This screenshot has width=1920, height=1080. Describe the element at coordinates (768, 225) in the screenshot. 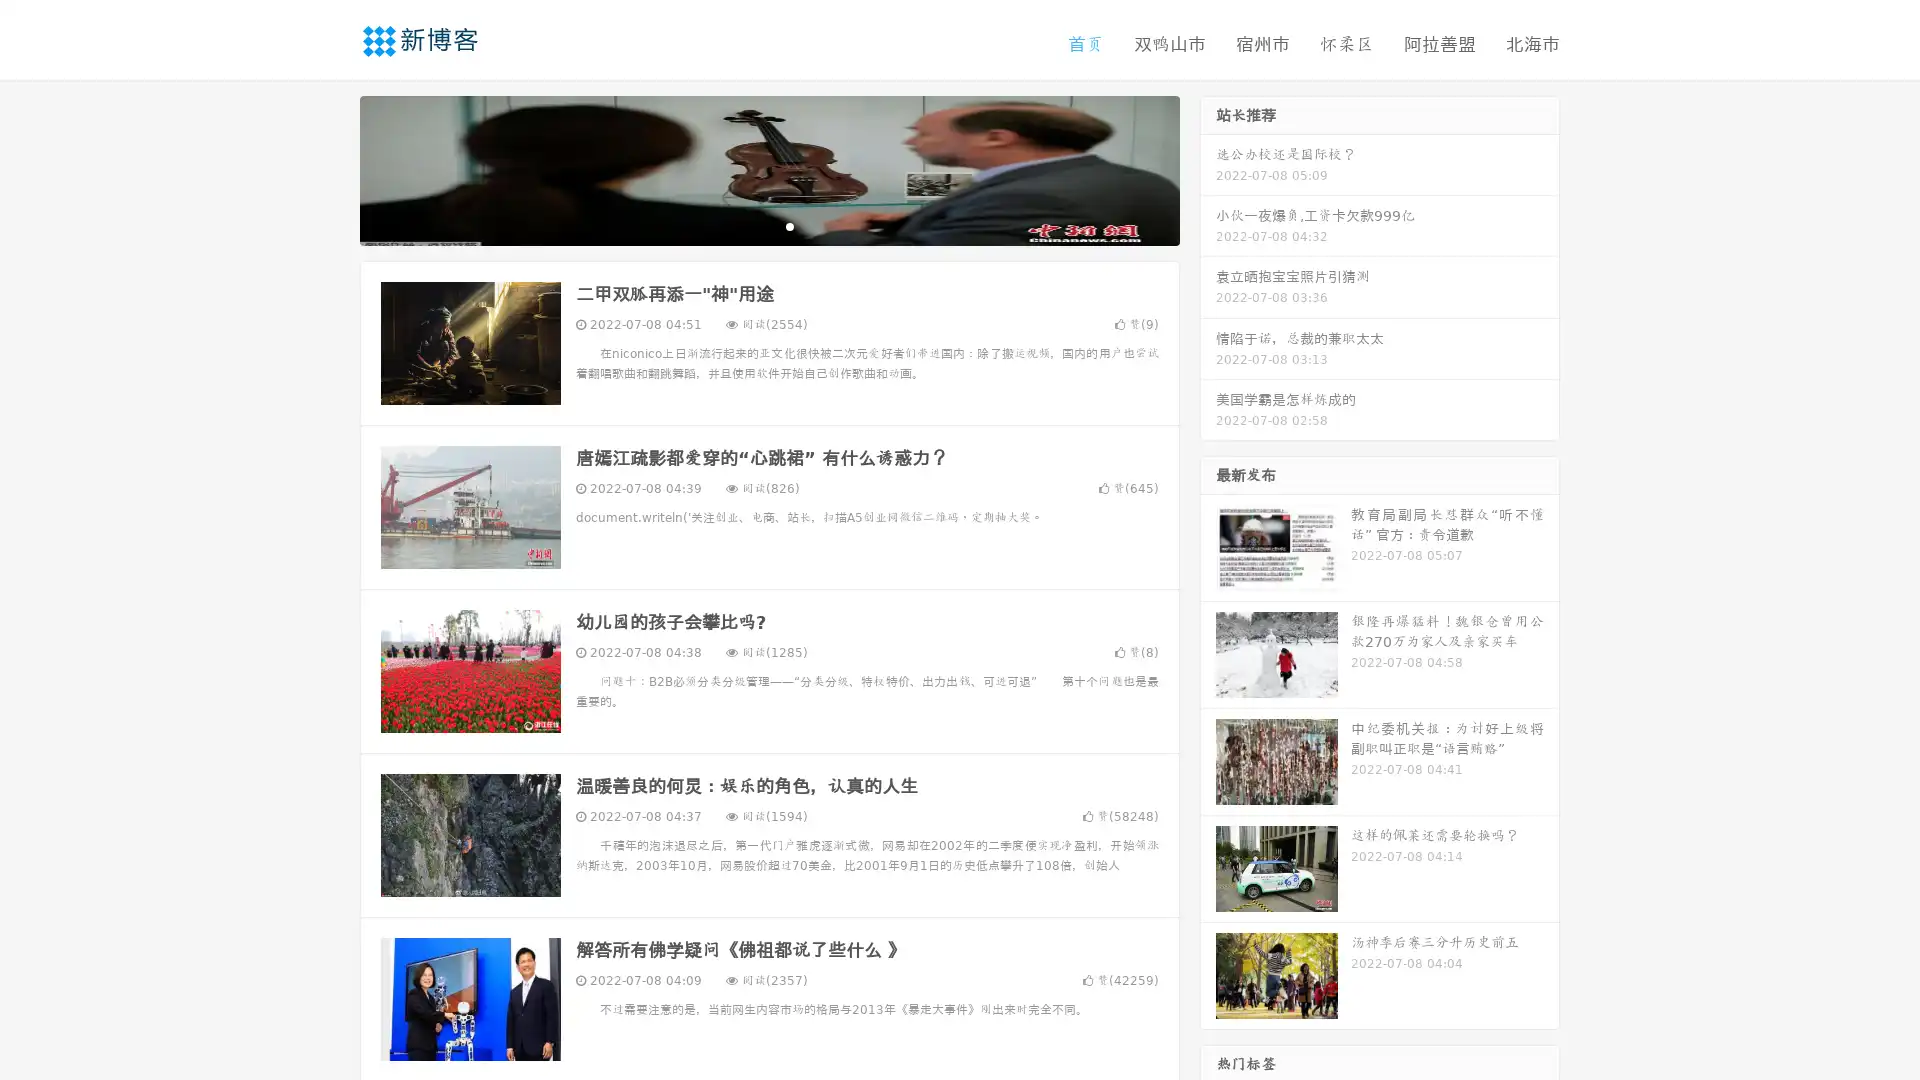

I see `Go to slide 2` at that location.